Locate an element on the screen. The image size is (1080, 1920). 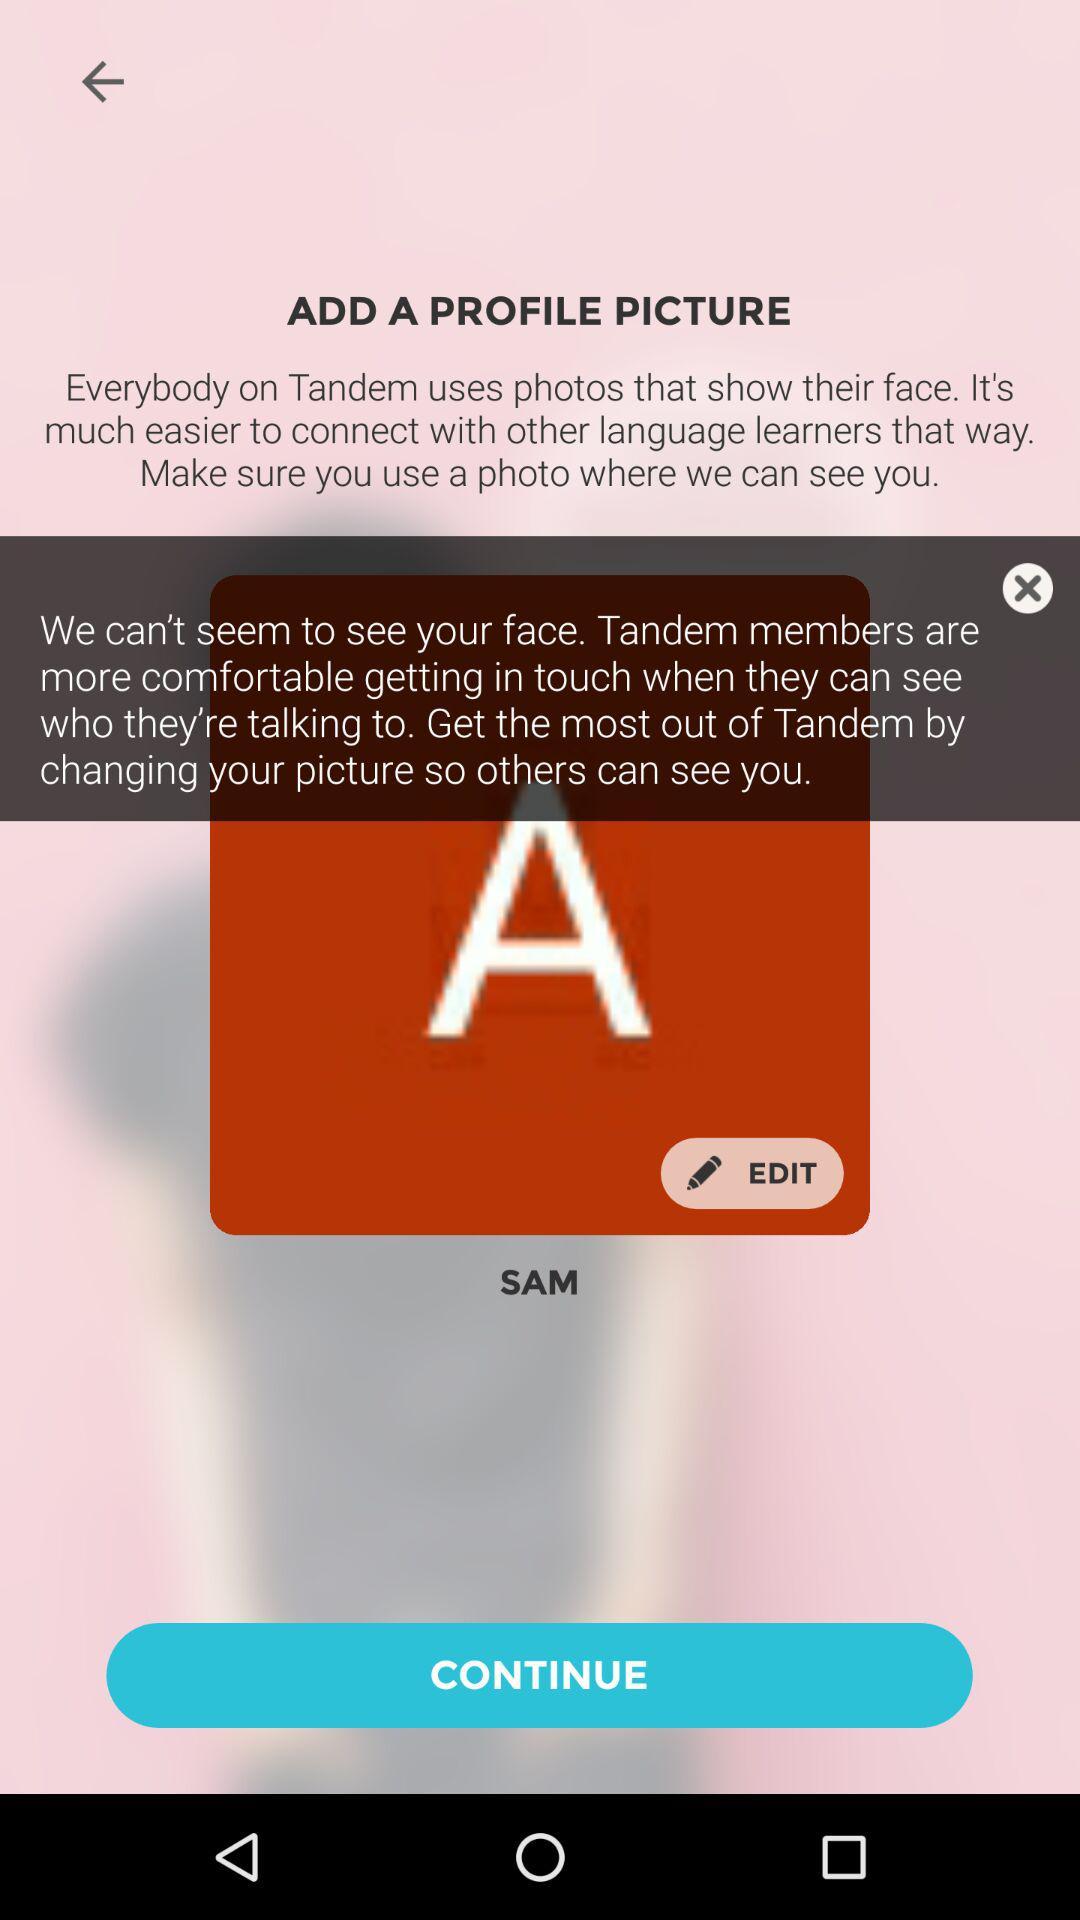
item at the top right corner is located at coordinates (1027, 587).